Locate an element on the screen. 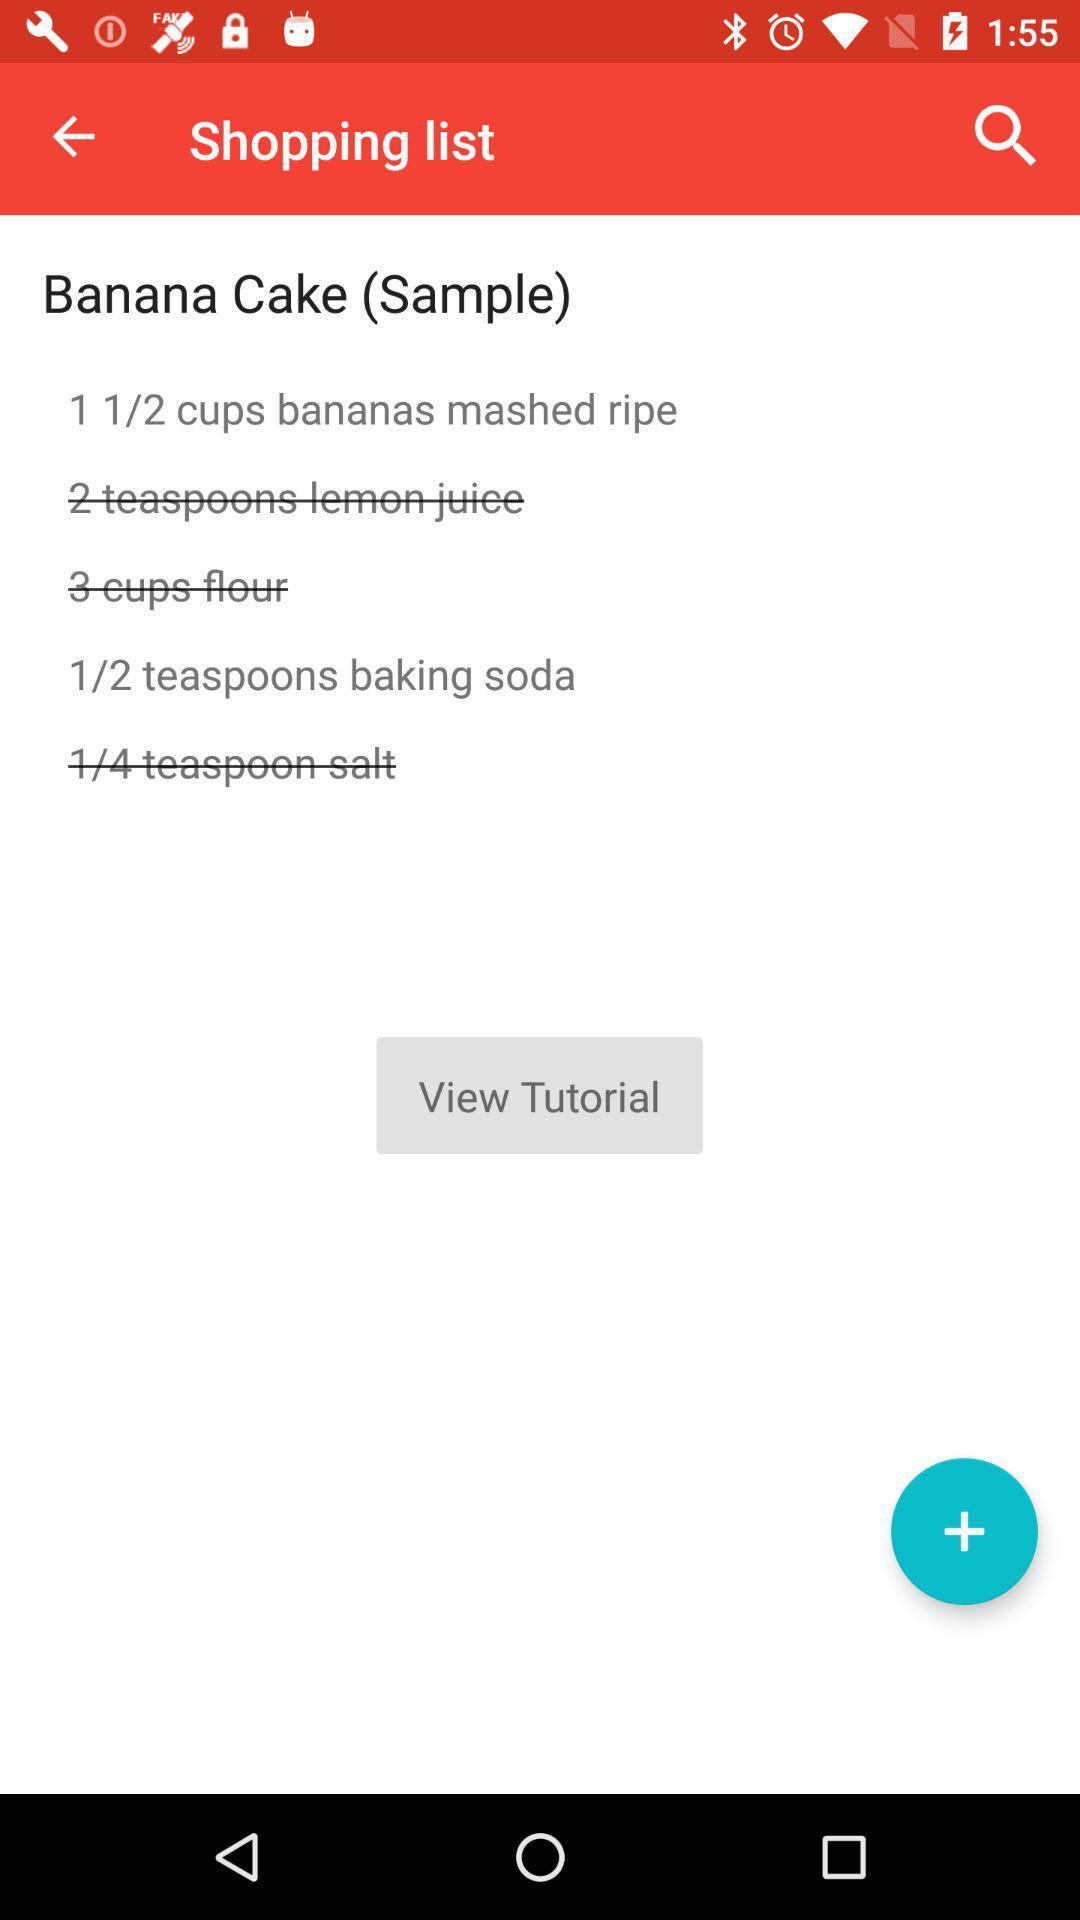 The height and width of the screenshot is (1920, 1080). icon to the right of shopping list icon is located at coordinates (1006, 135).